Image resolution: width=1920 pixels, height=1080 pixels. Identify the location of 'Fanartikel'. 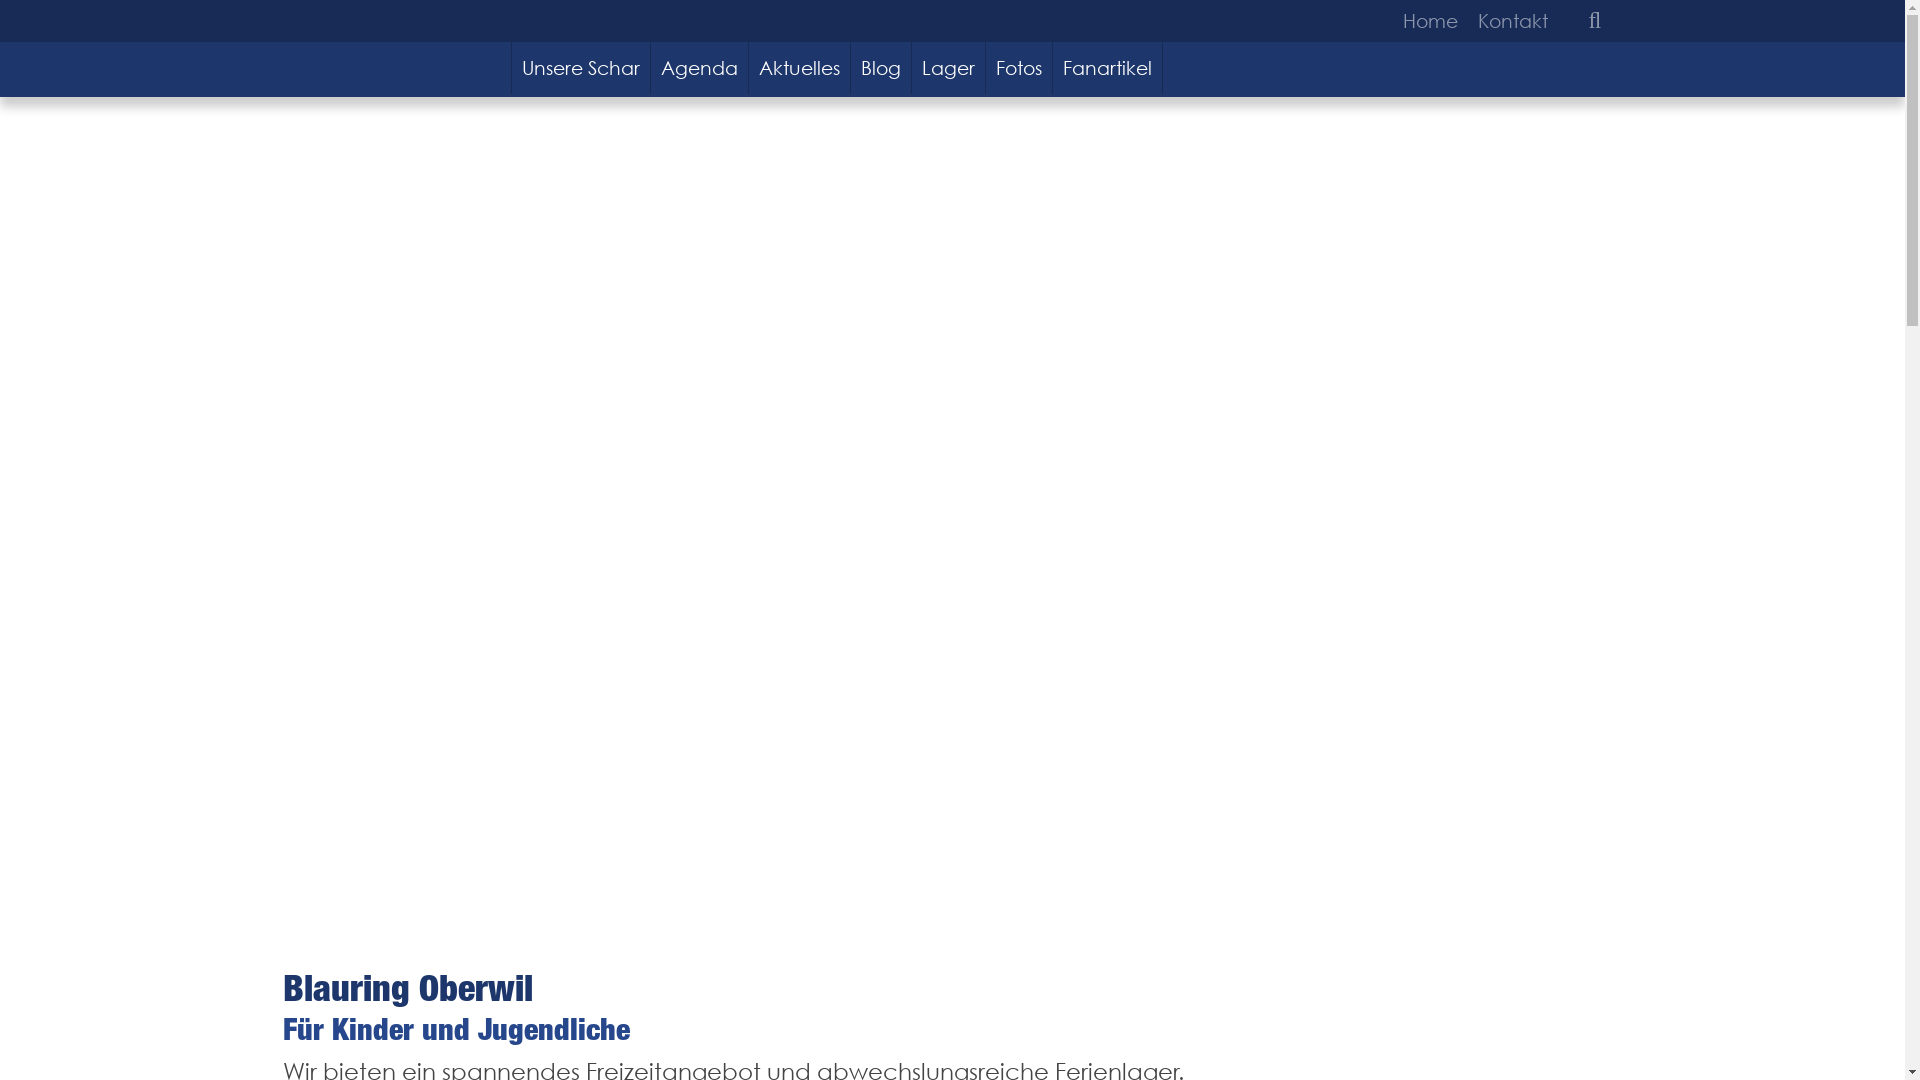
(1107, 67).